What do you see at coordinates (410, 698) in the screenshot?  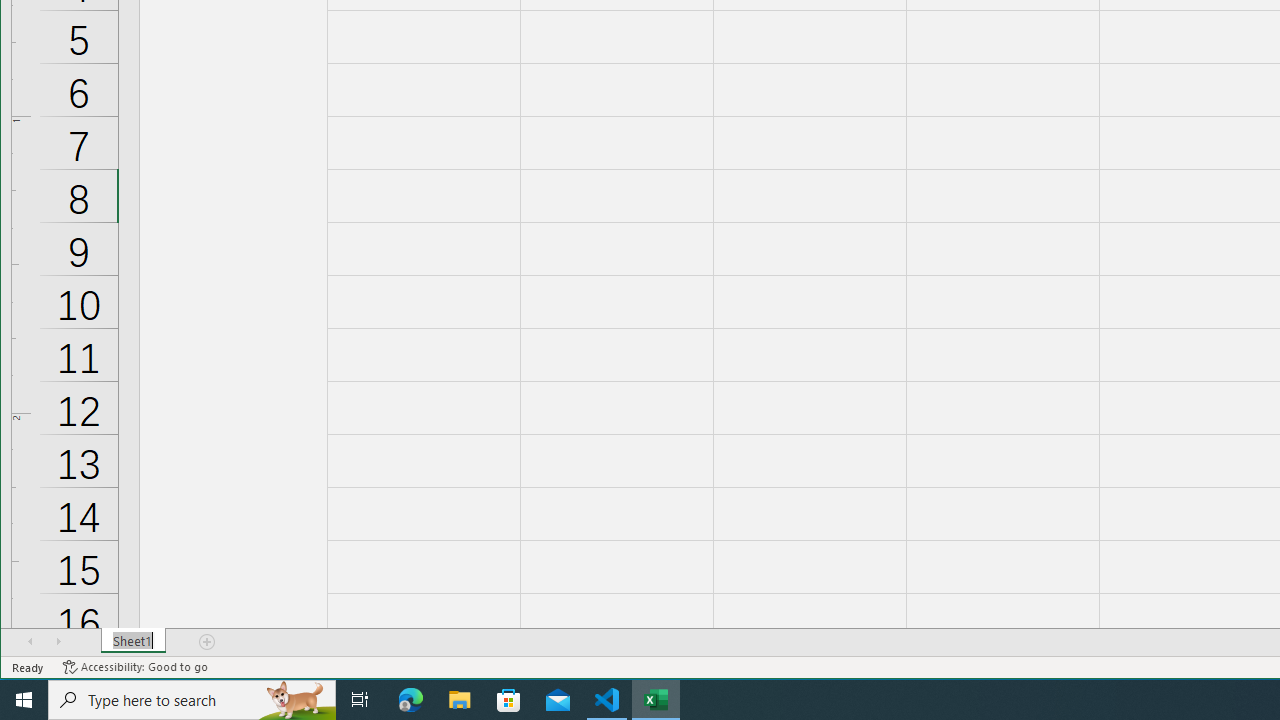 I see `'Microsoft Edge'` at bounding box center [410, 698].